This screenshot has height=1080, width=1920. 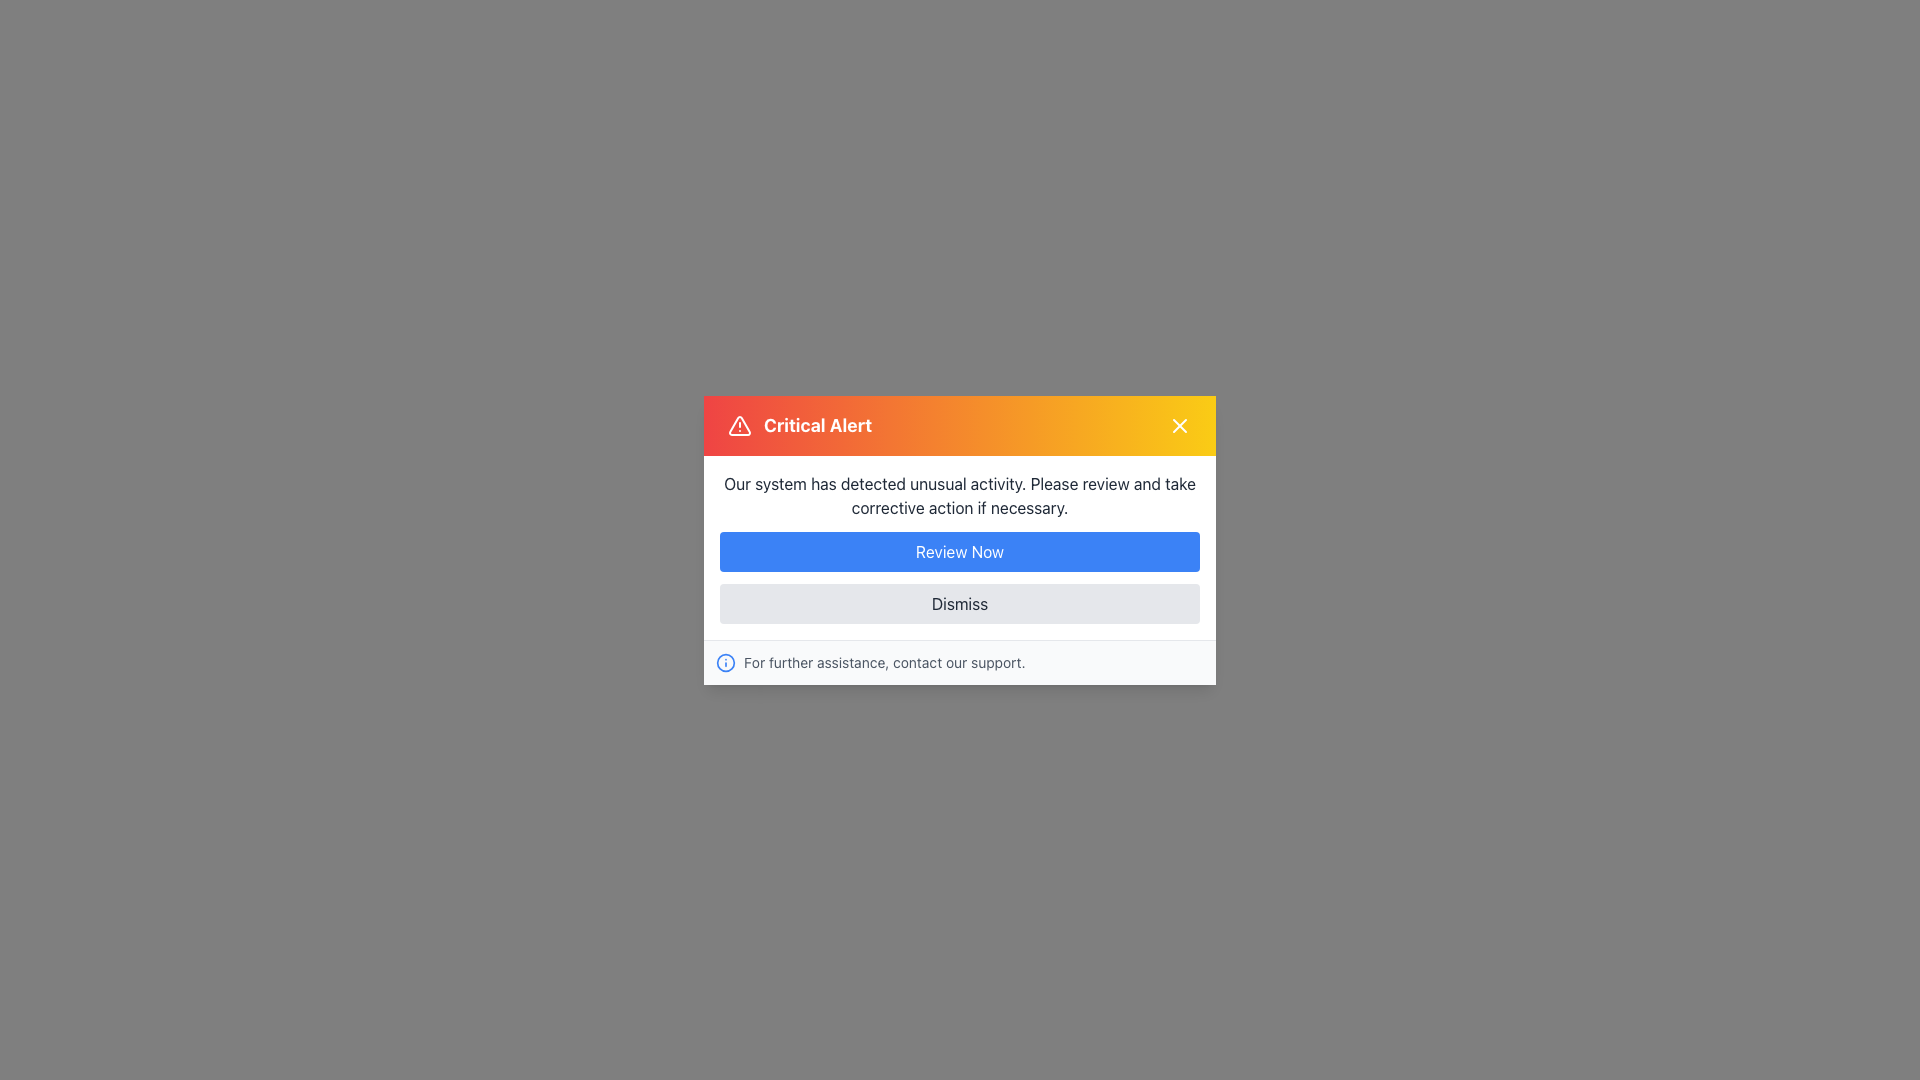 I want to click on the review action button located in the modal window, which is positioned above the 'Dismiss' button and centered horizontally, so click(x=960, y=551).